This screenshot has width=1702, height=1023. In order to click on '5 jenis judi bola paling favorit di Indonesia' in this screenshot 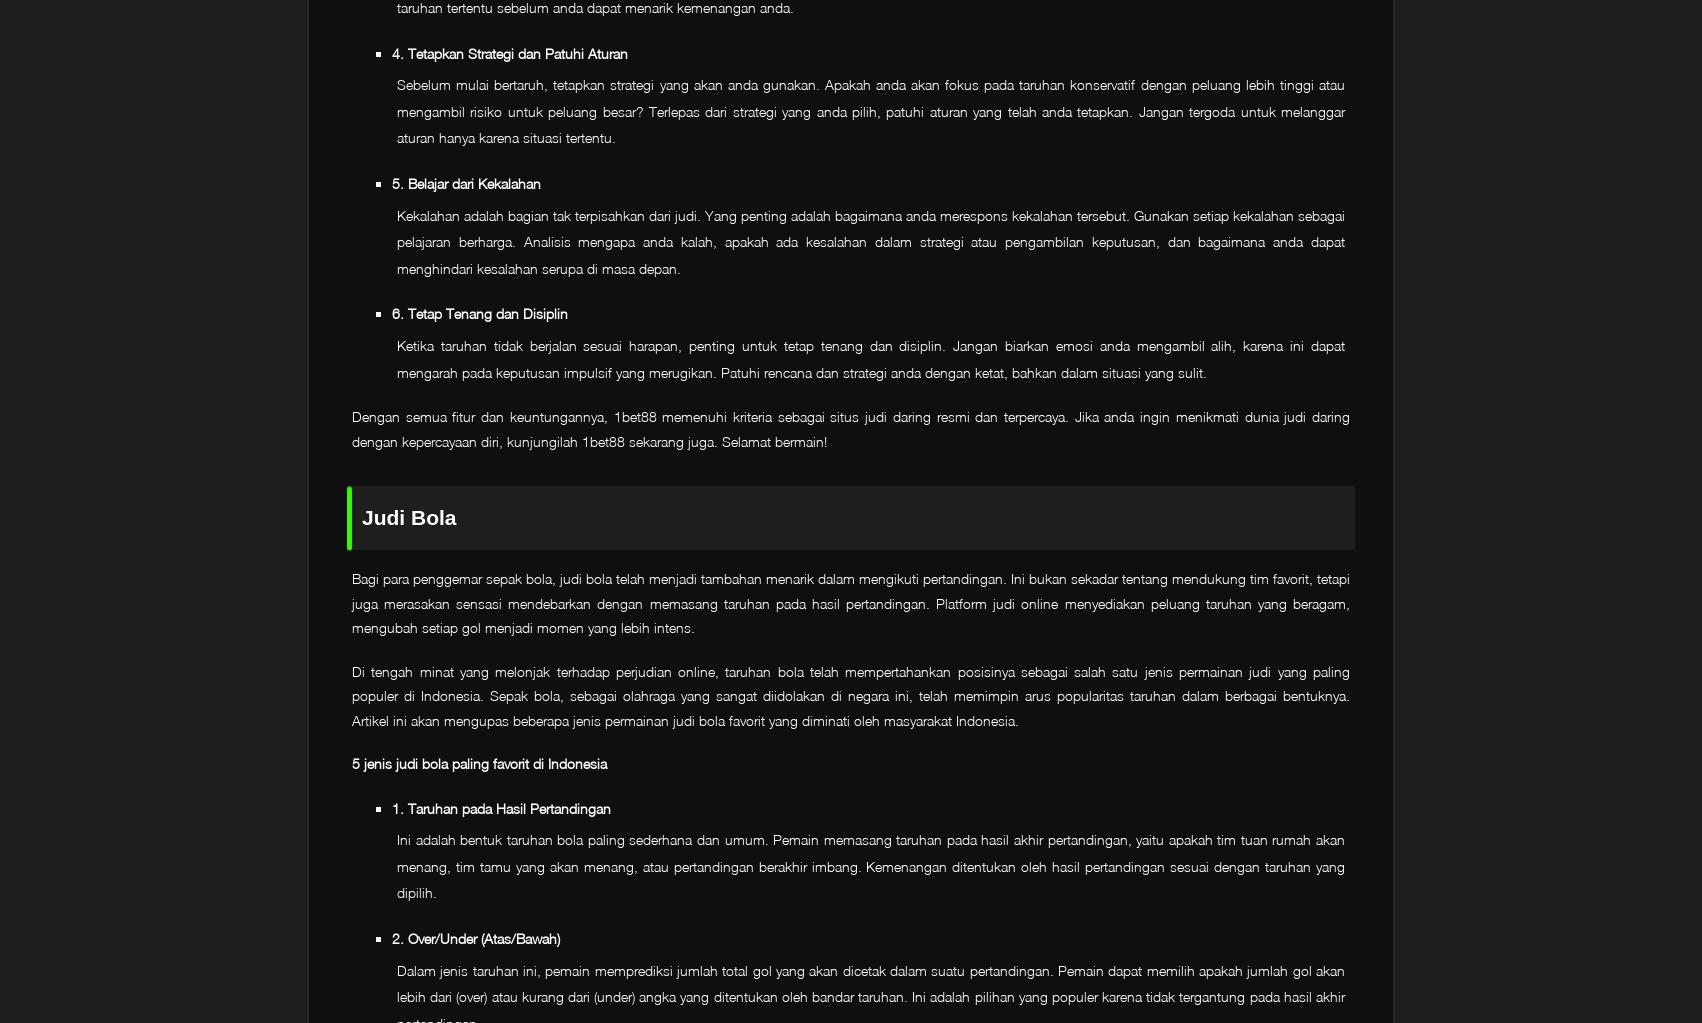, I will do `click(351, 762)`.